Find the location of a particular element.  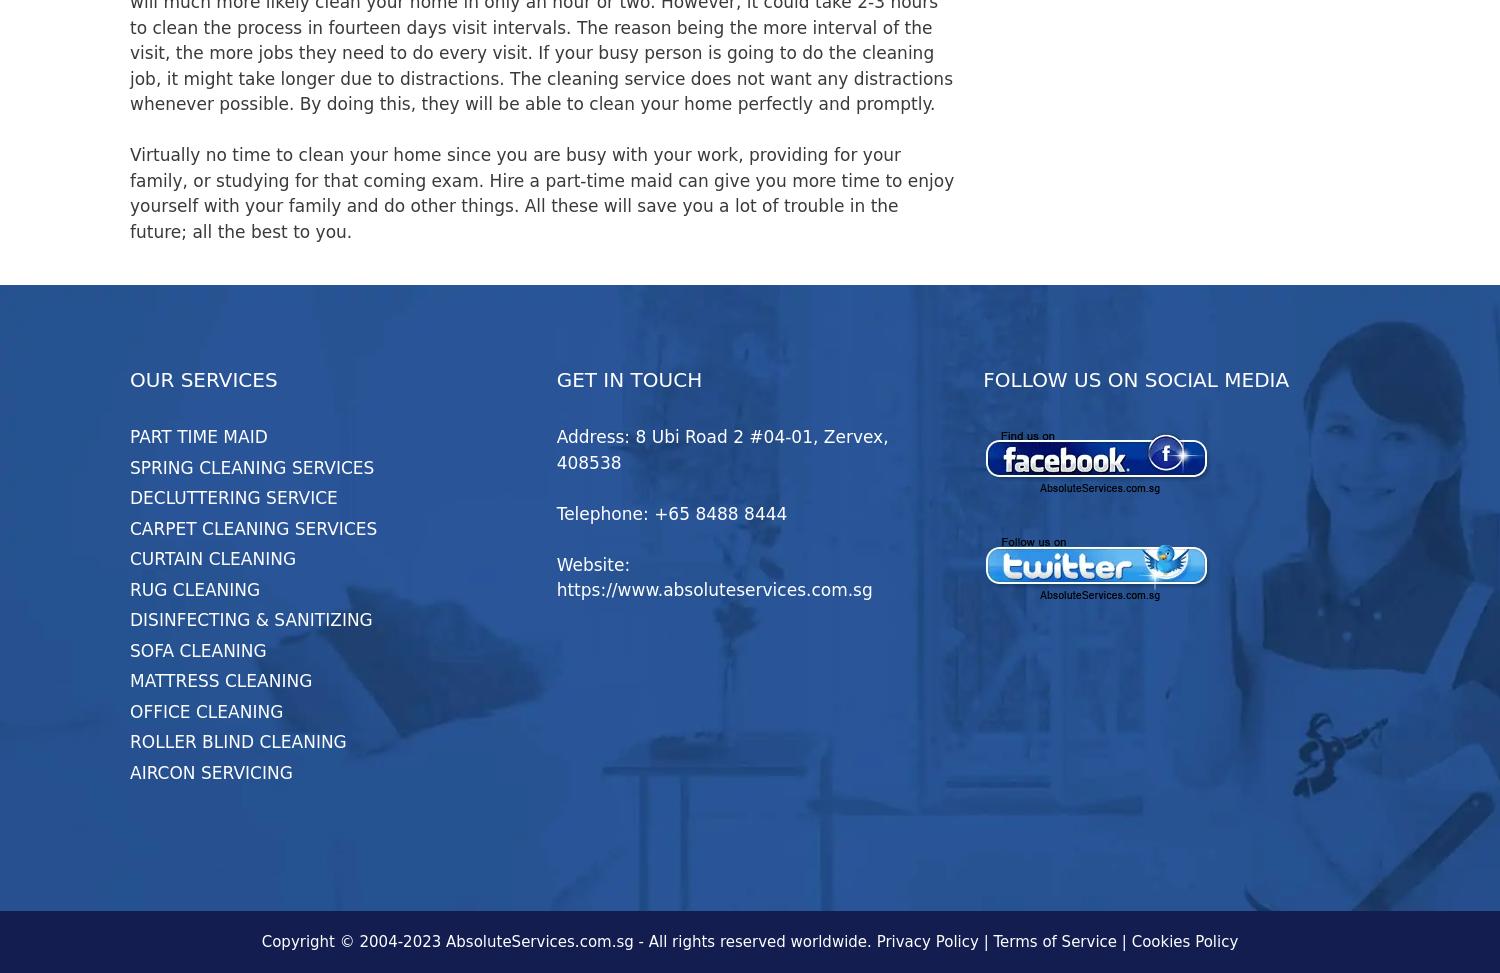

'GET IN TOUCH' is located at coordinates (556, 378).